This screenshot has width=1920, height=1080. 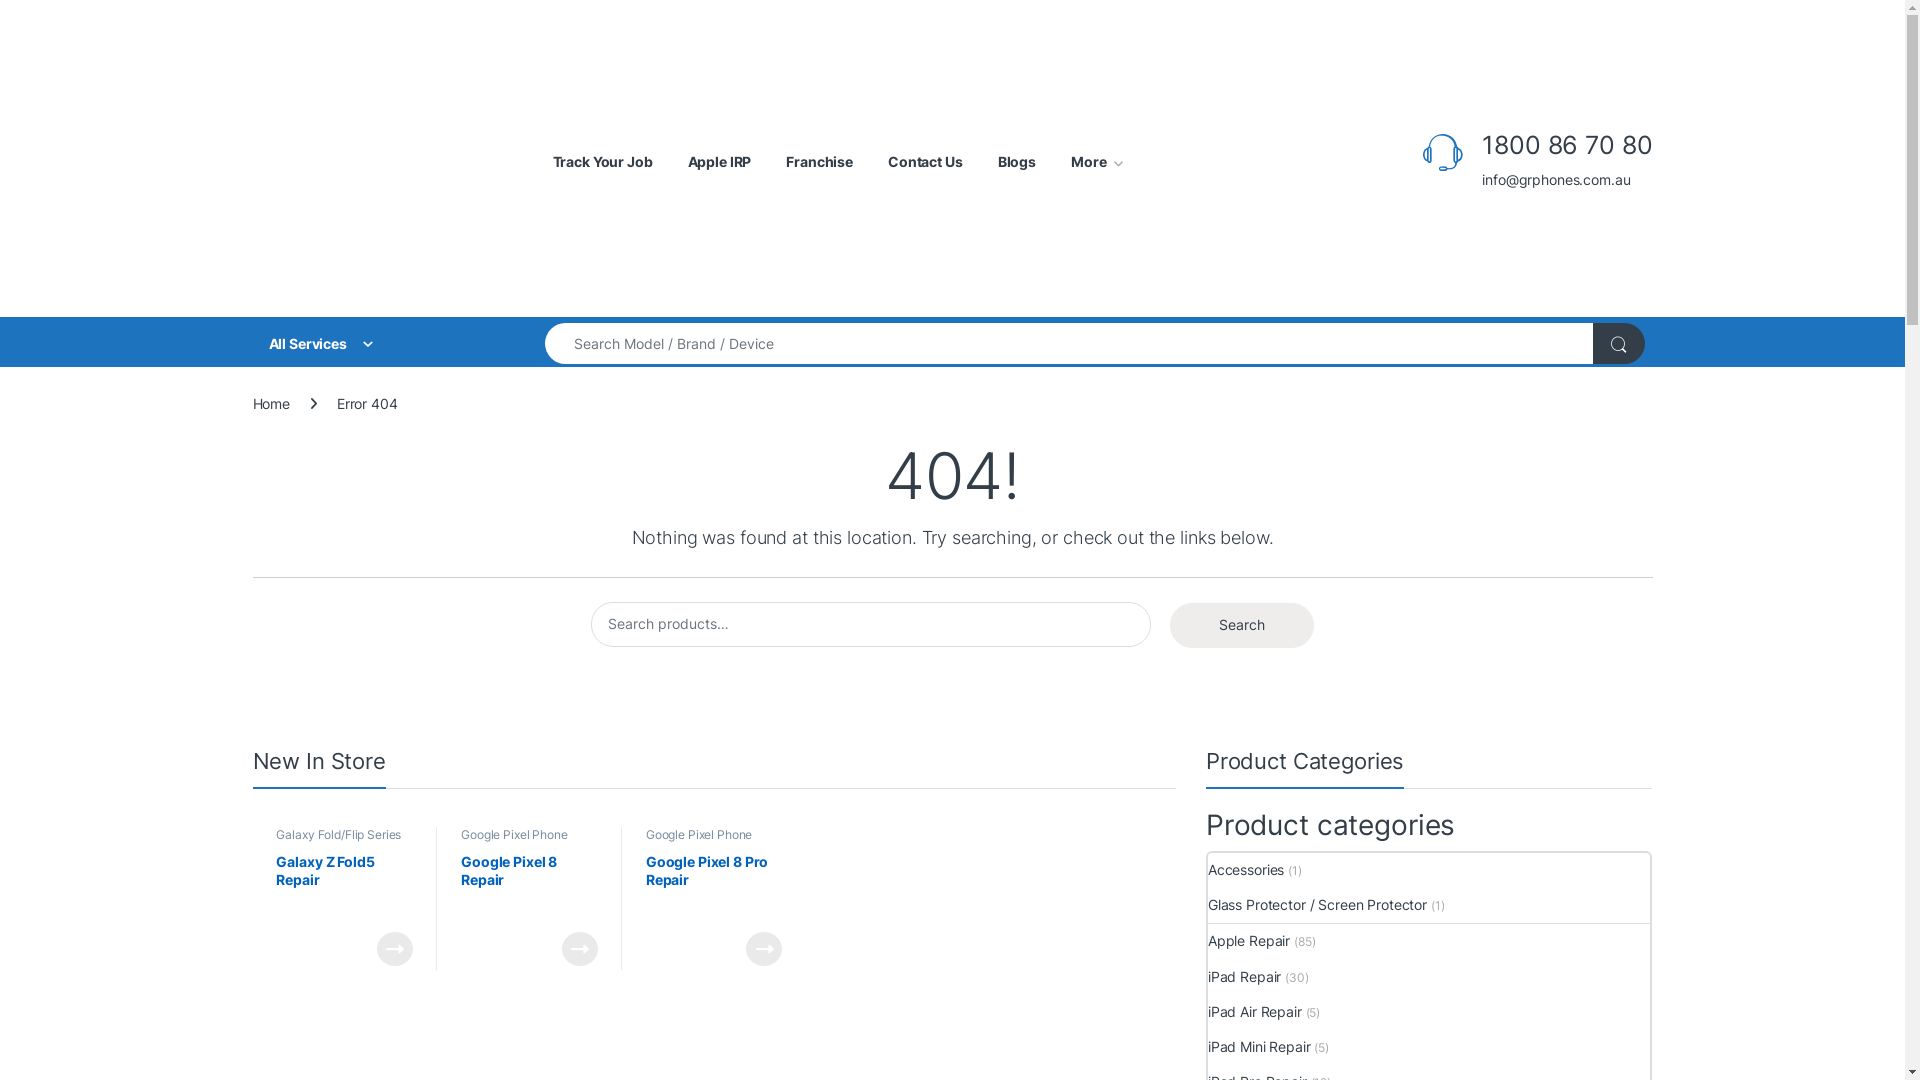 What do you see at coordinates (1017, 161) in the screenshot?
I see `'Blogs'` at bounding box center [1017, 161].